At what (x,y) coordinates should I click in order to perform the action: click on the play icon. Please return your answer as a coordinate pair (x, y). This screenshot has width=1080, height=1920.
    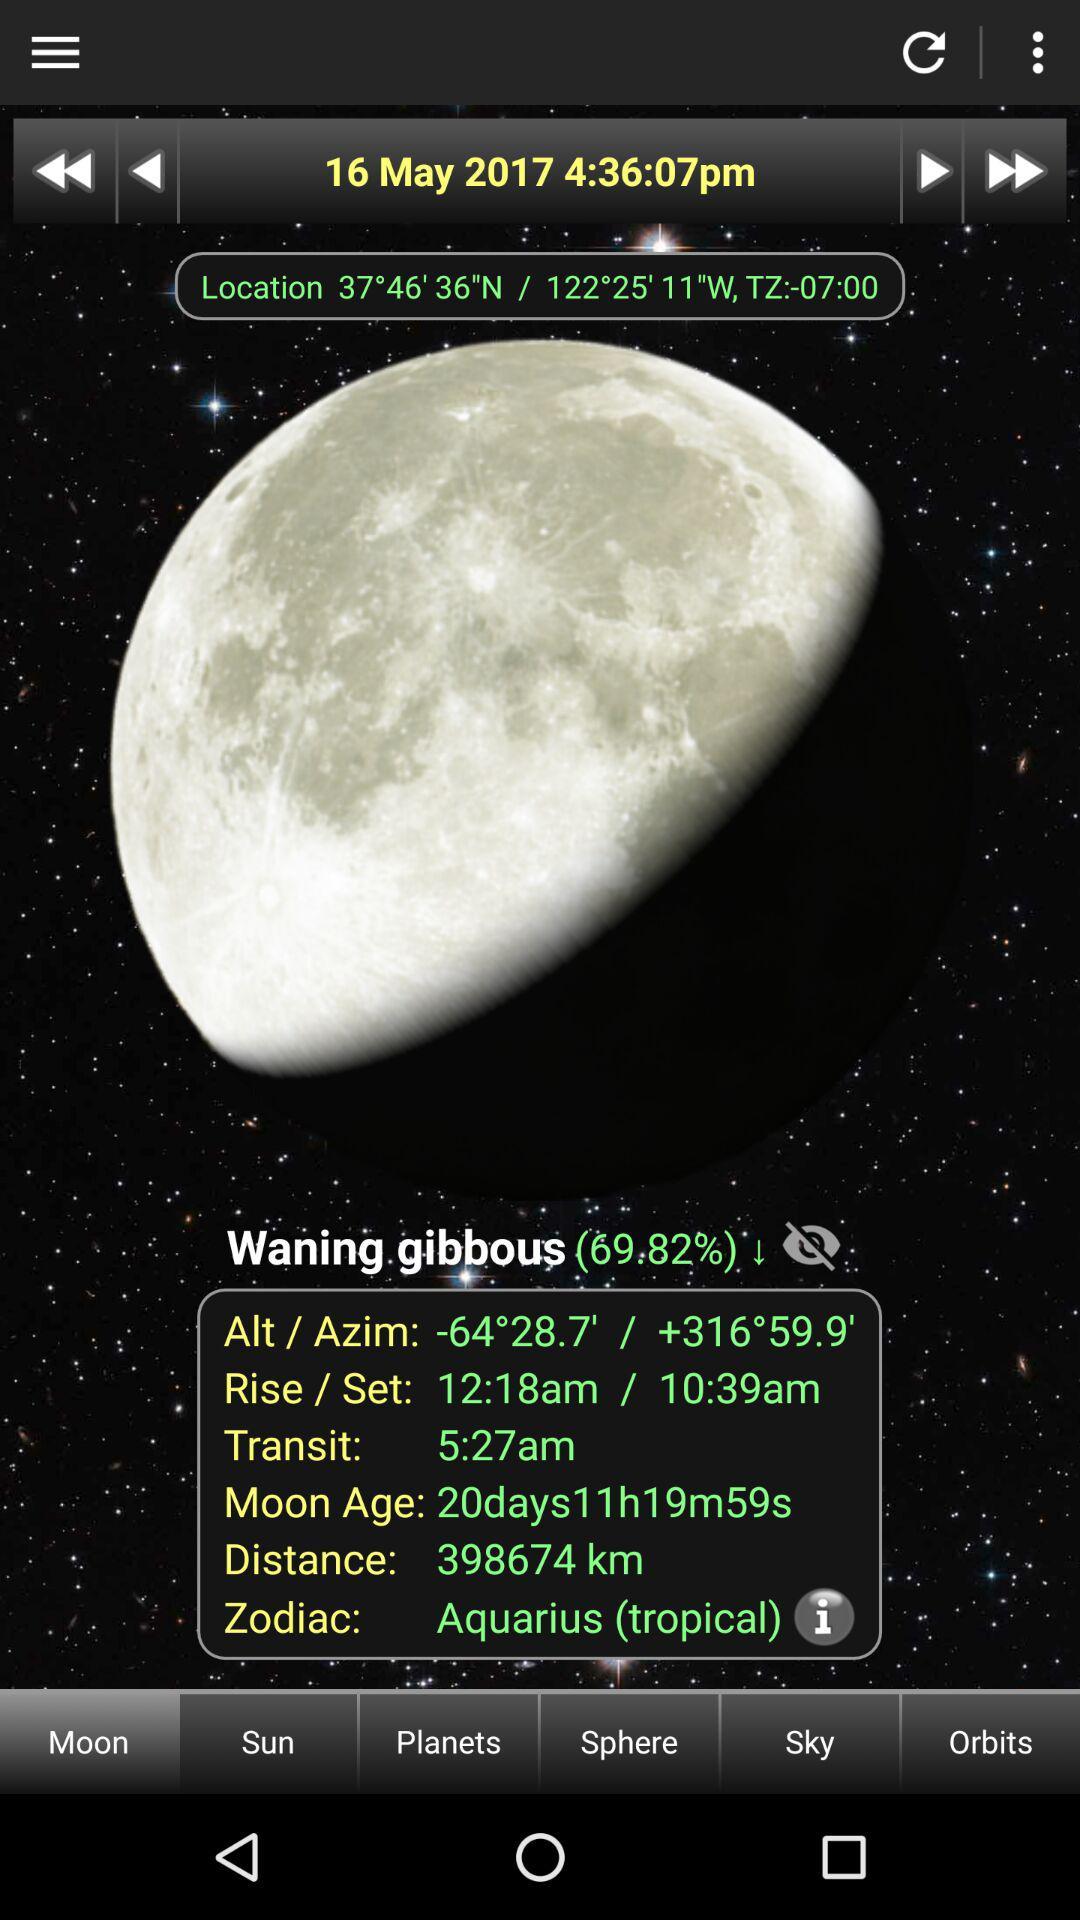
    Looking at the image, I should click on (932, 171).